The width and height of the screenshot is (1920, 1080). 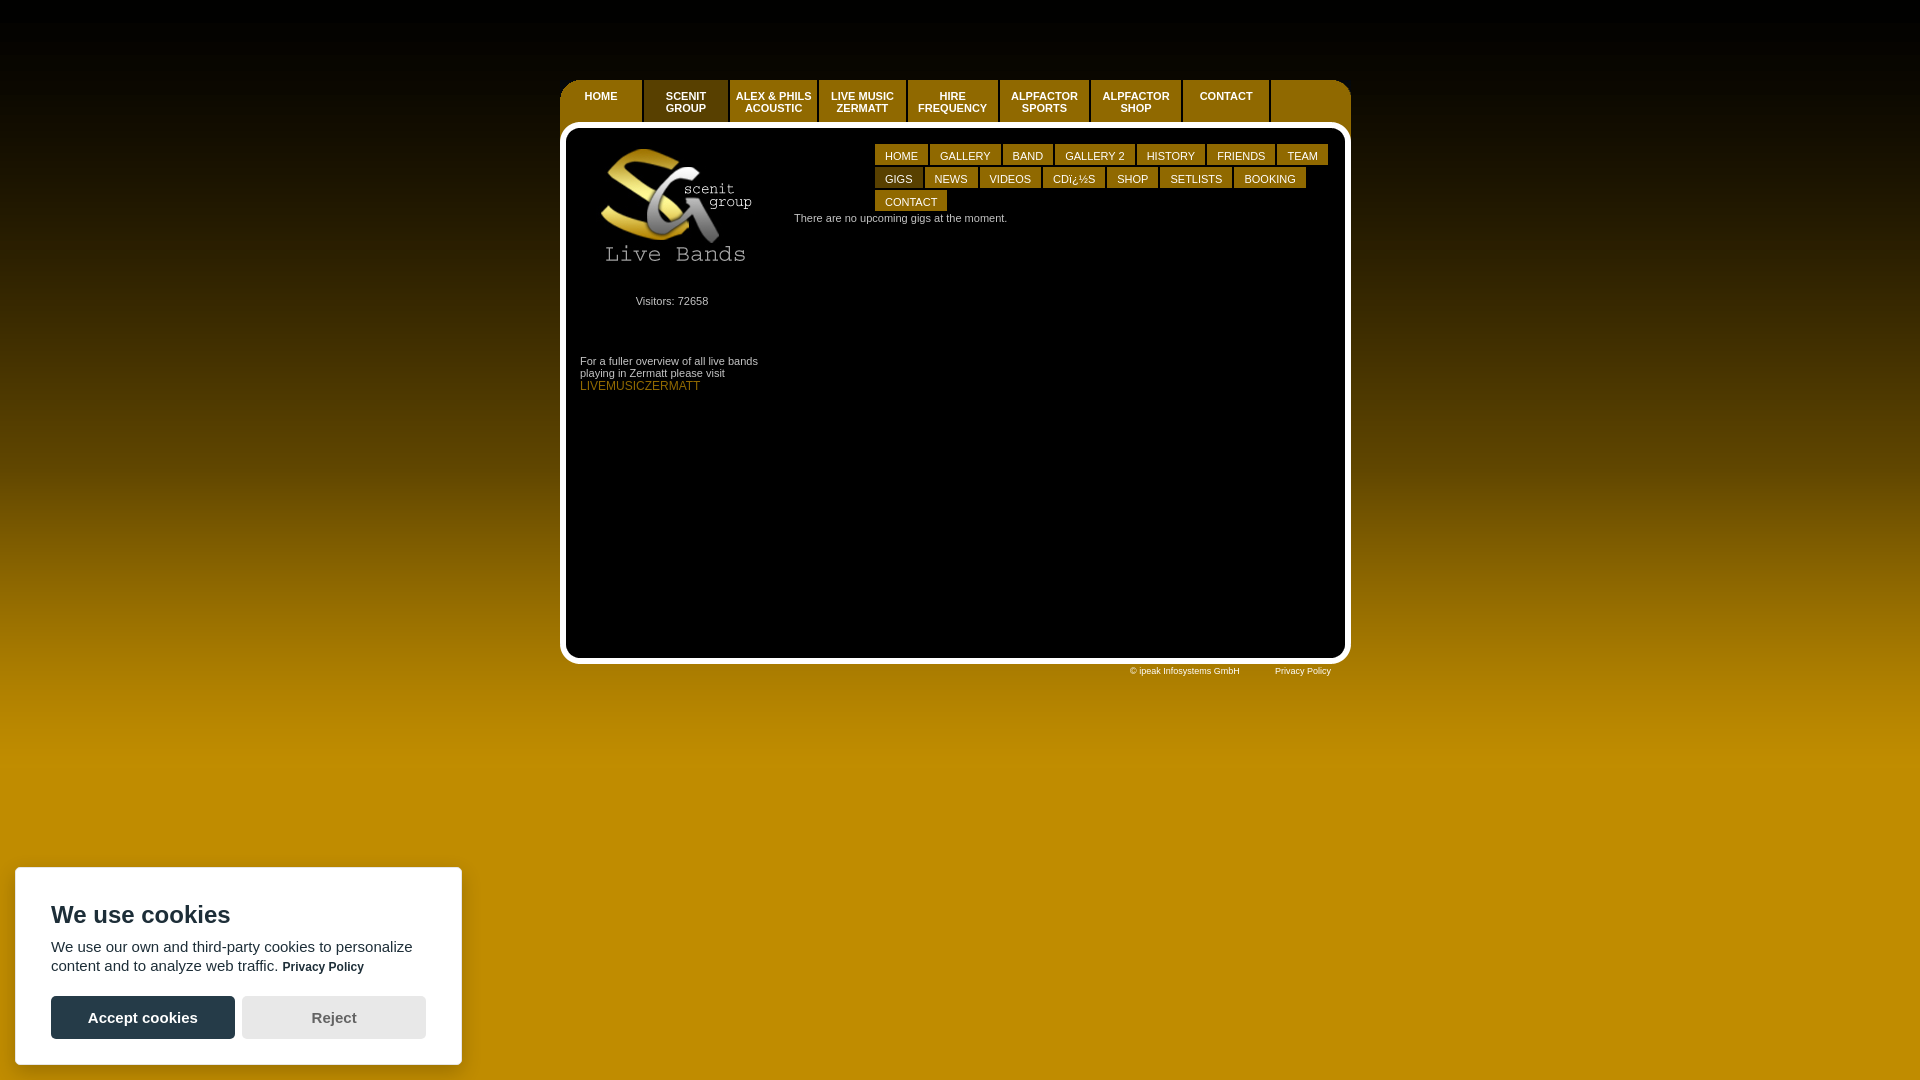 What do you see at coordinates (1182, 111) in the screenshot?
I see `'CONTACT'` at bounding box center [1182, 111].